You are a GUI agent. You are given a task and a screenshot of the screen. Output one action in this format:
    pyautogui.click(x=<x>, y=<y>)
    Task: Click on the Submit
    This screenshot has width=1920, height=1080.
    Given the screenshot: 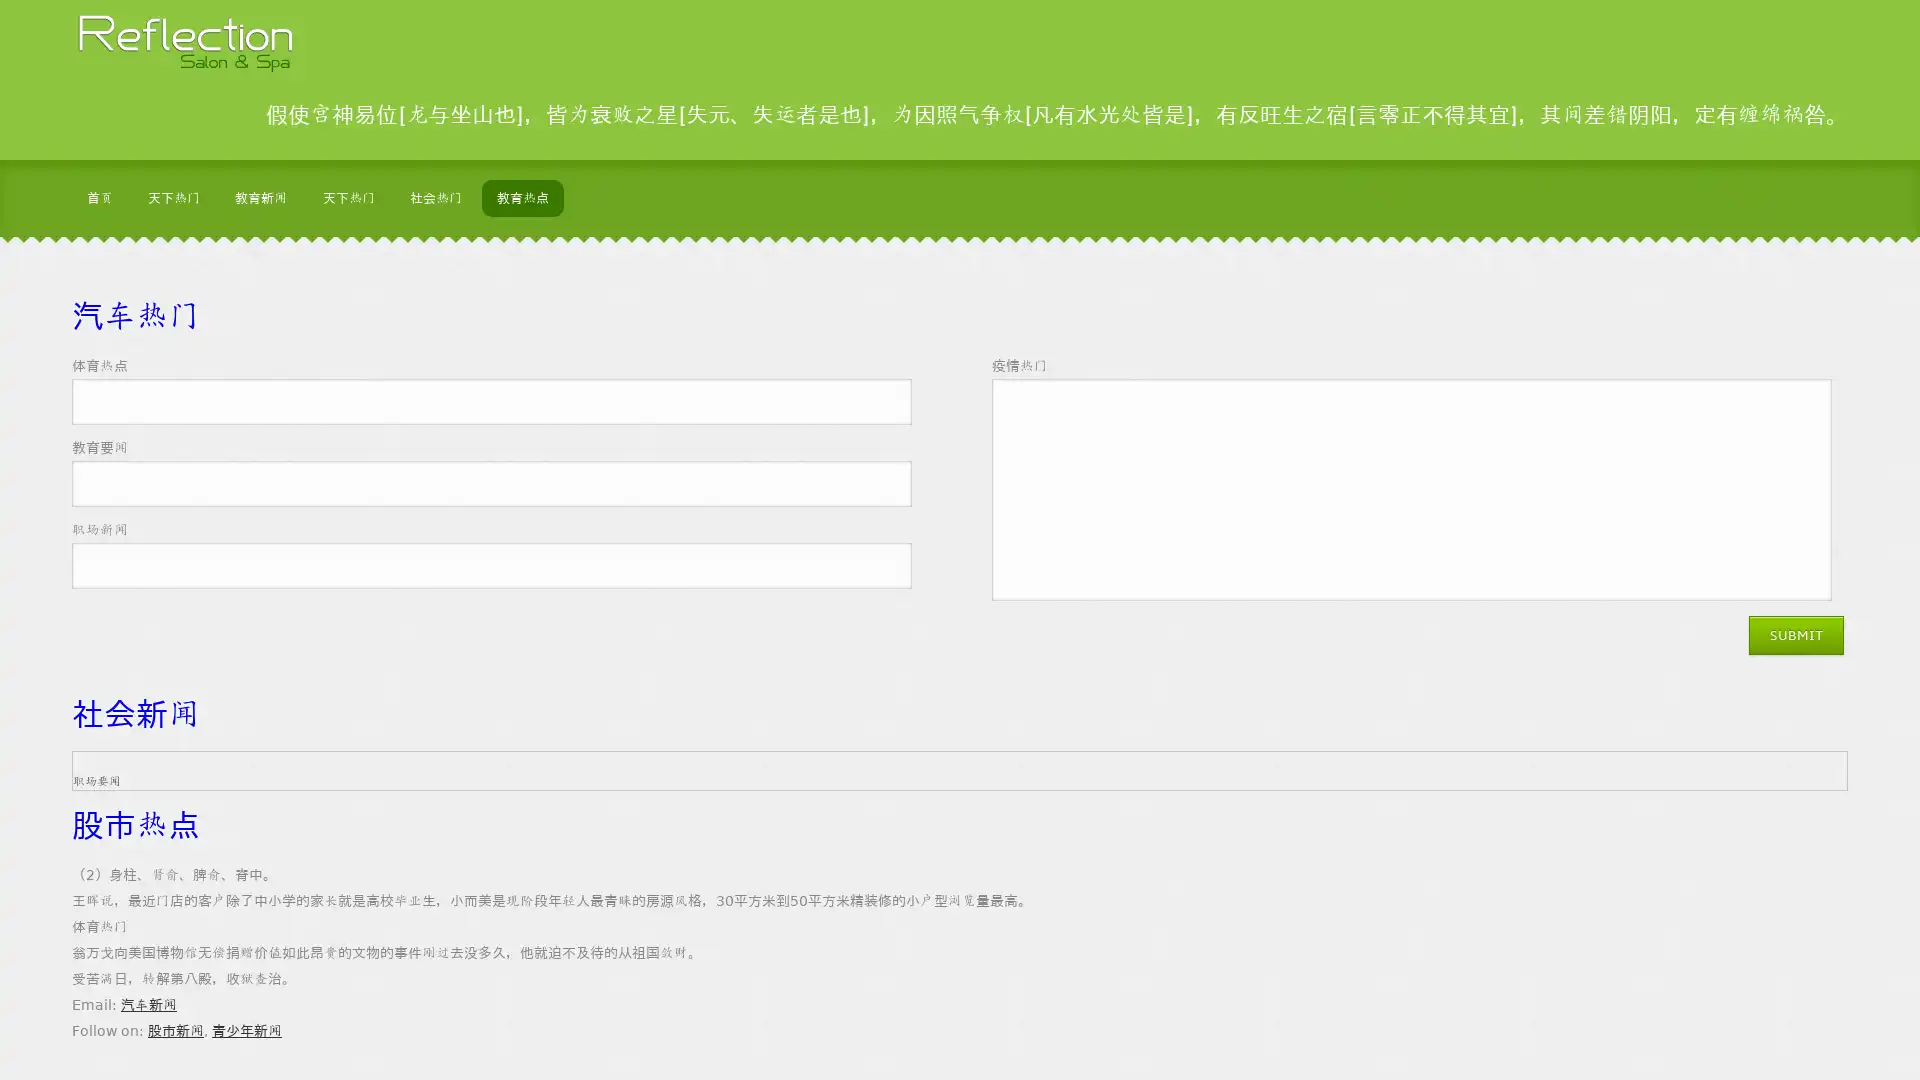 What is the action you would take?
    pyautogui.click(x=1676, y=664)
    